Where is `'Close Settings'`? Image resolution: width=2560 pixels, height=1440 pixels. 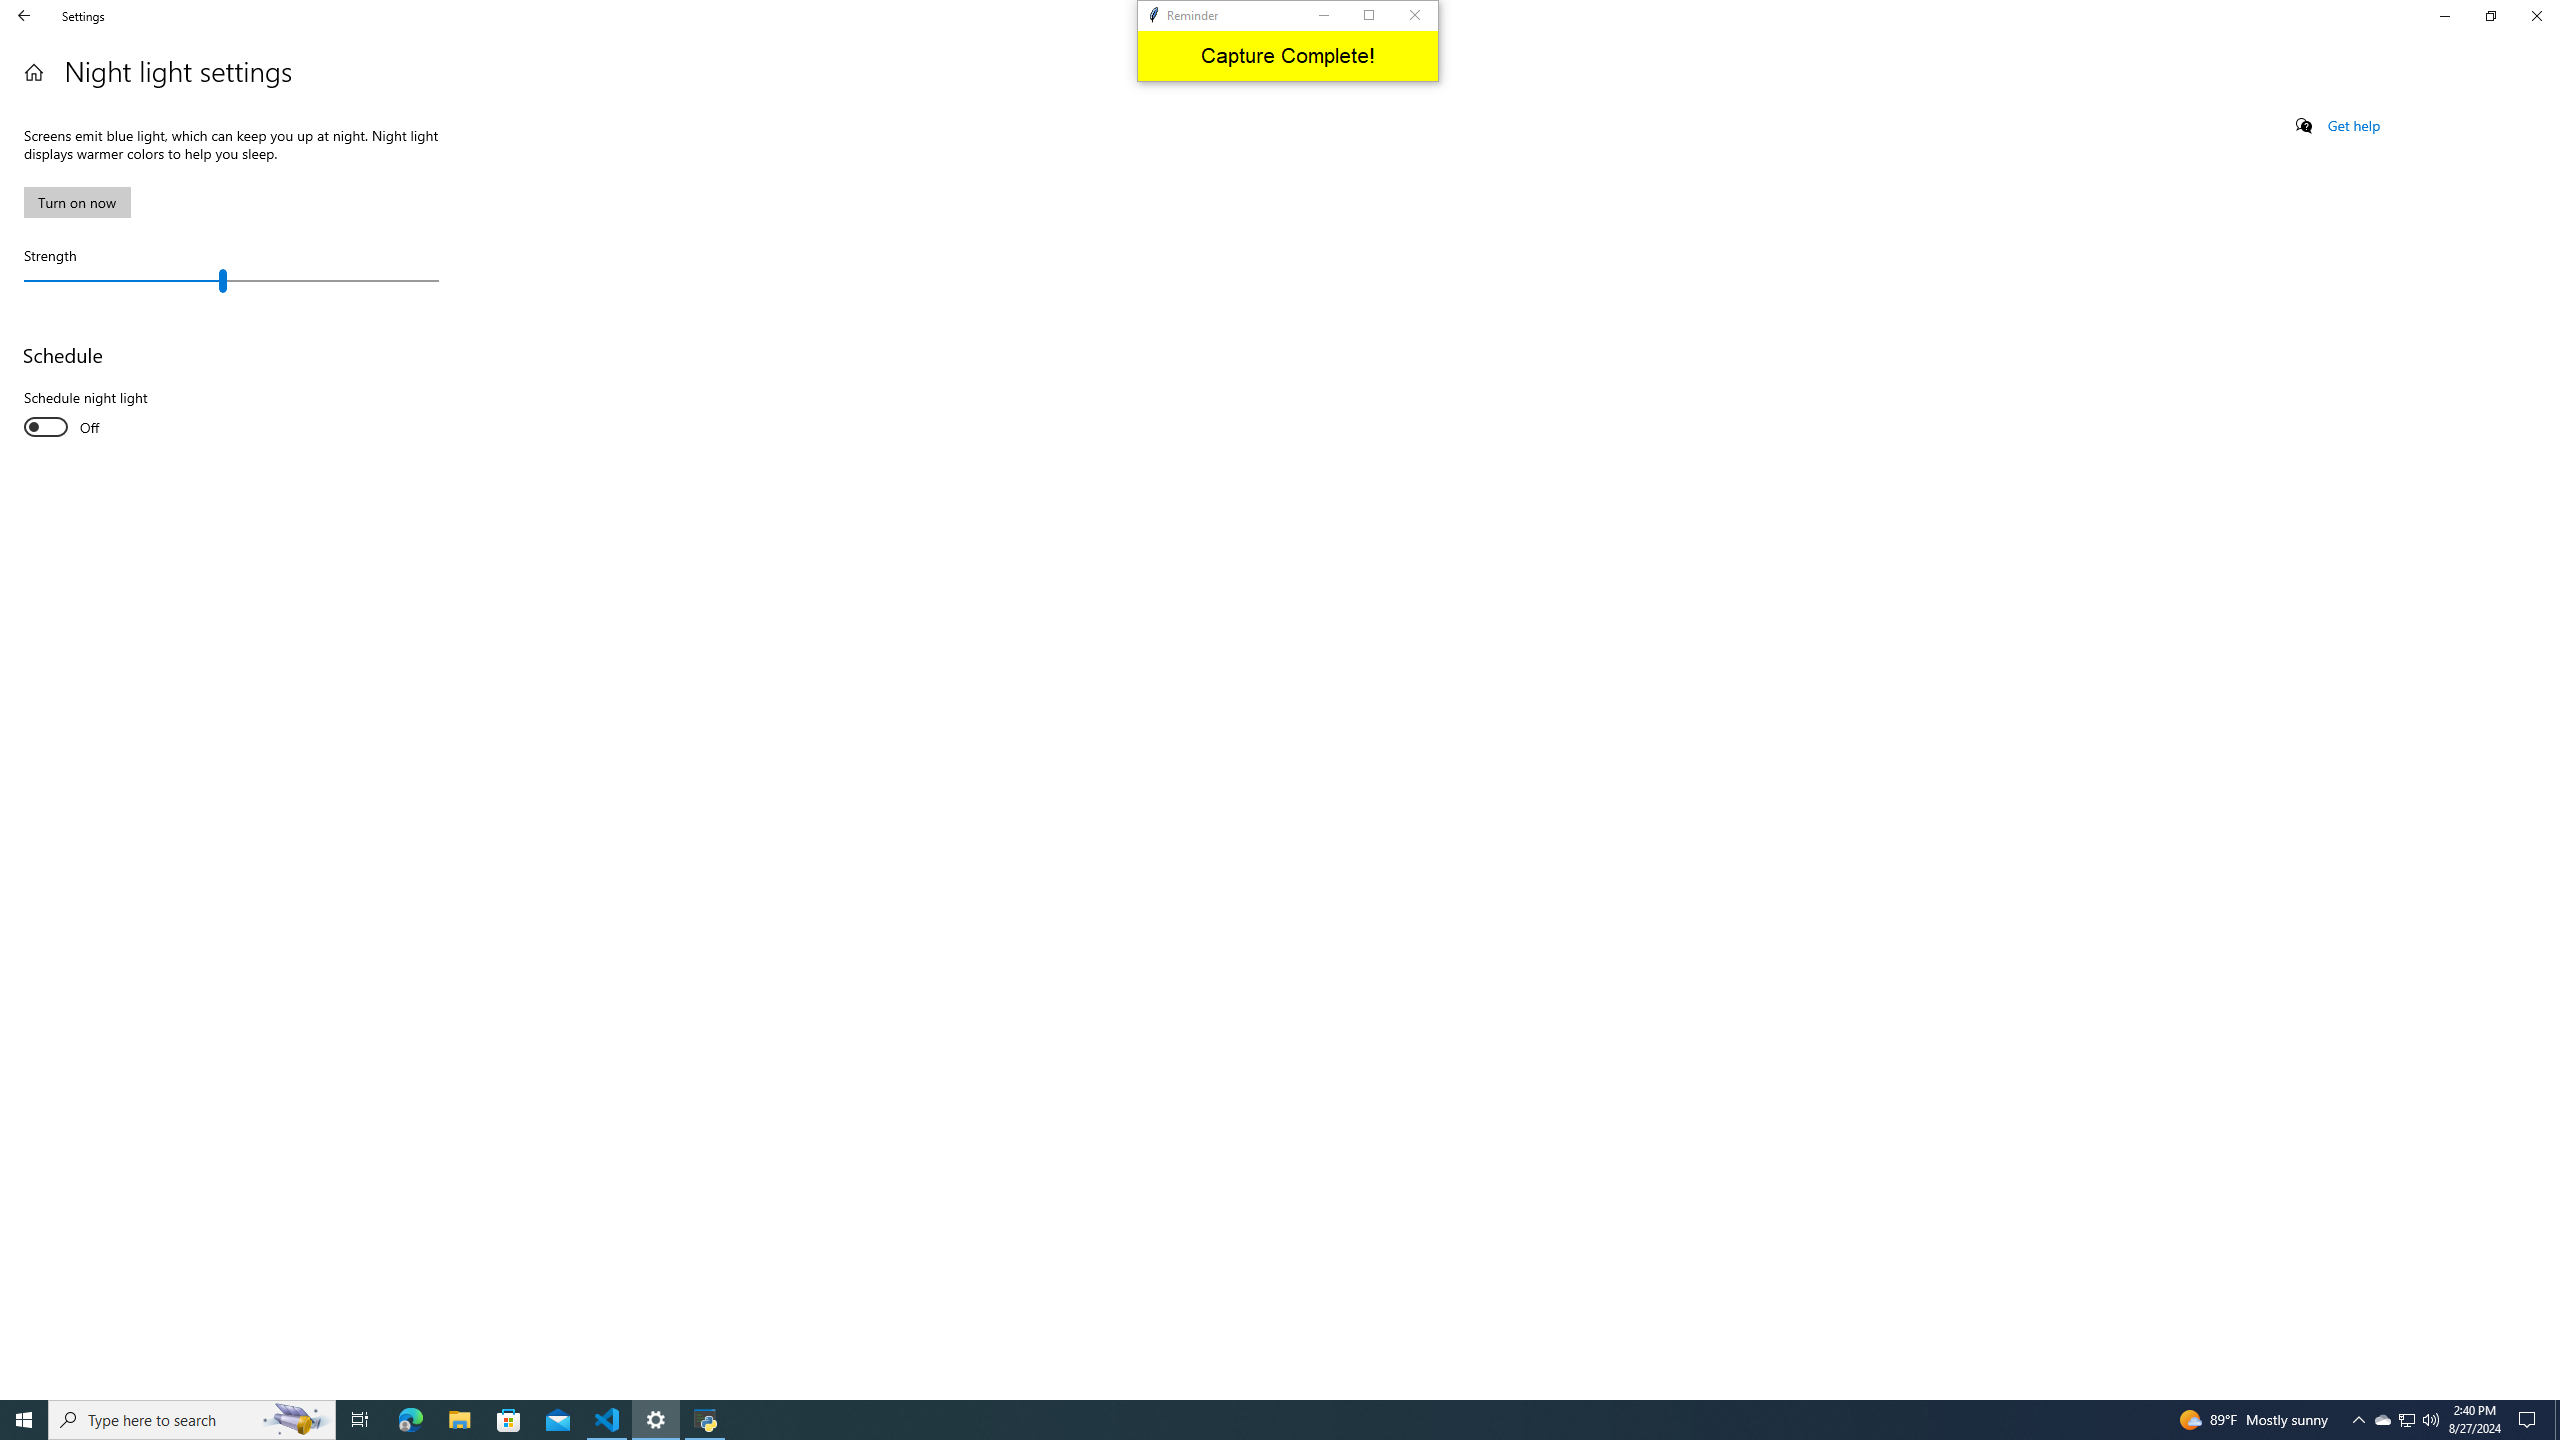
'Close Settings' is located at coordinates (2535, 15).